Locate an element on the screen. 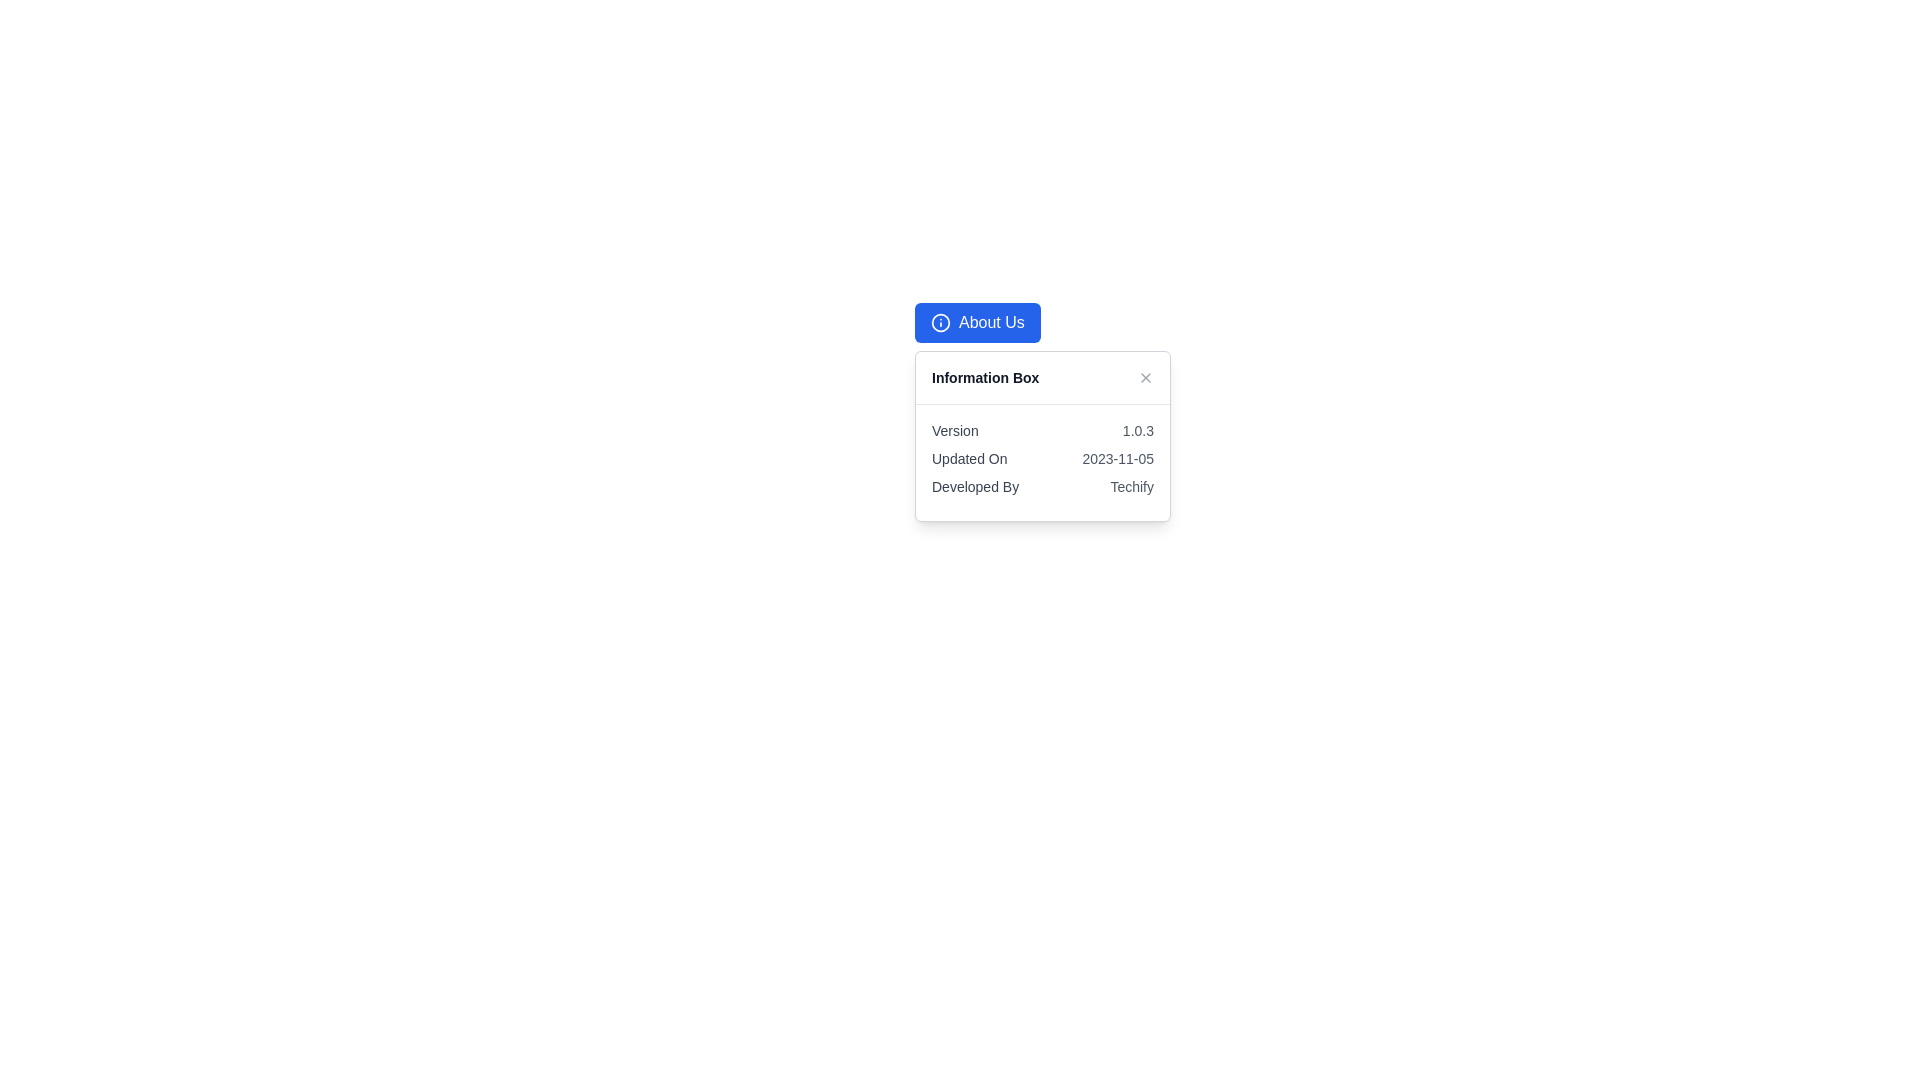 Image resolution: width=1920 pixels, height=1080 pixels. the Close button located at the top-right corner of the 'Information Box' is located at coordinates (1146, 378).